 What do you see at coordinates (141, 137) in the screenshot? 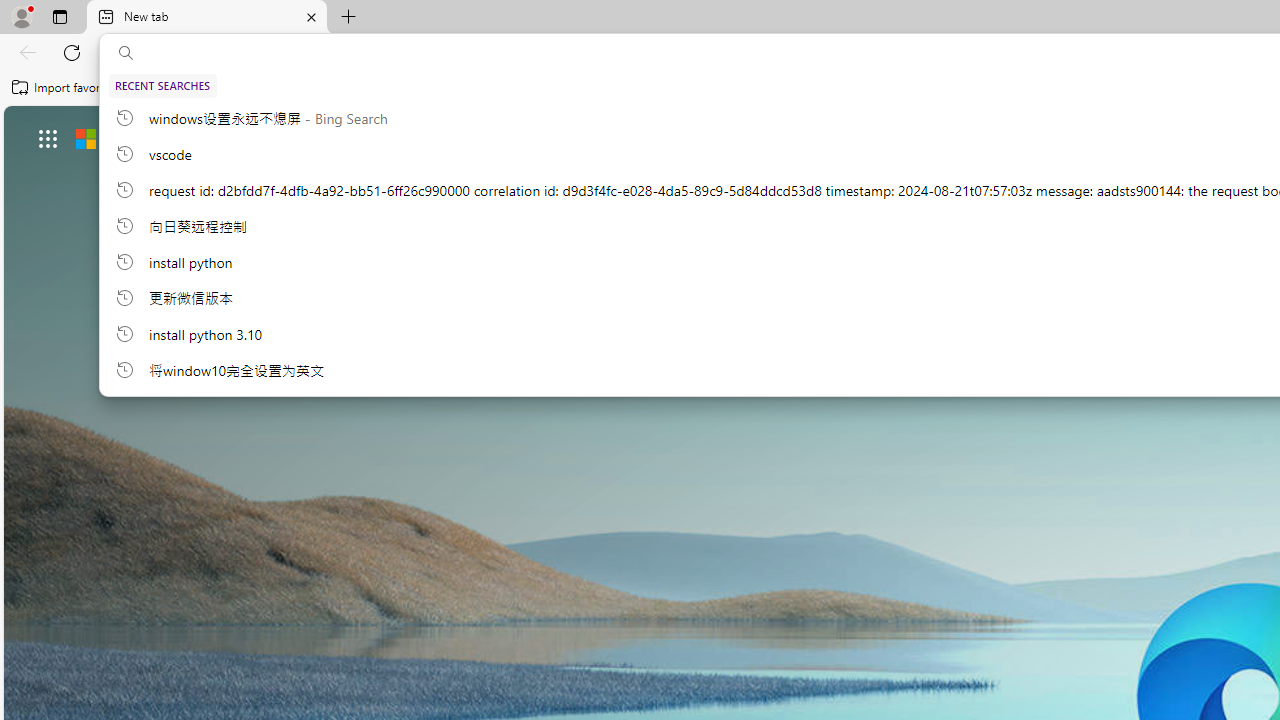
I see `'Microsoft start'` at bounding box center [141, 137].